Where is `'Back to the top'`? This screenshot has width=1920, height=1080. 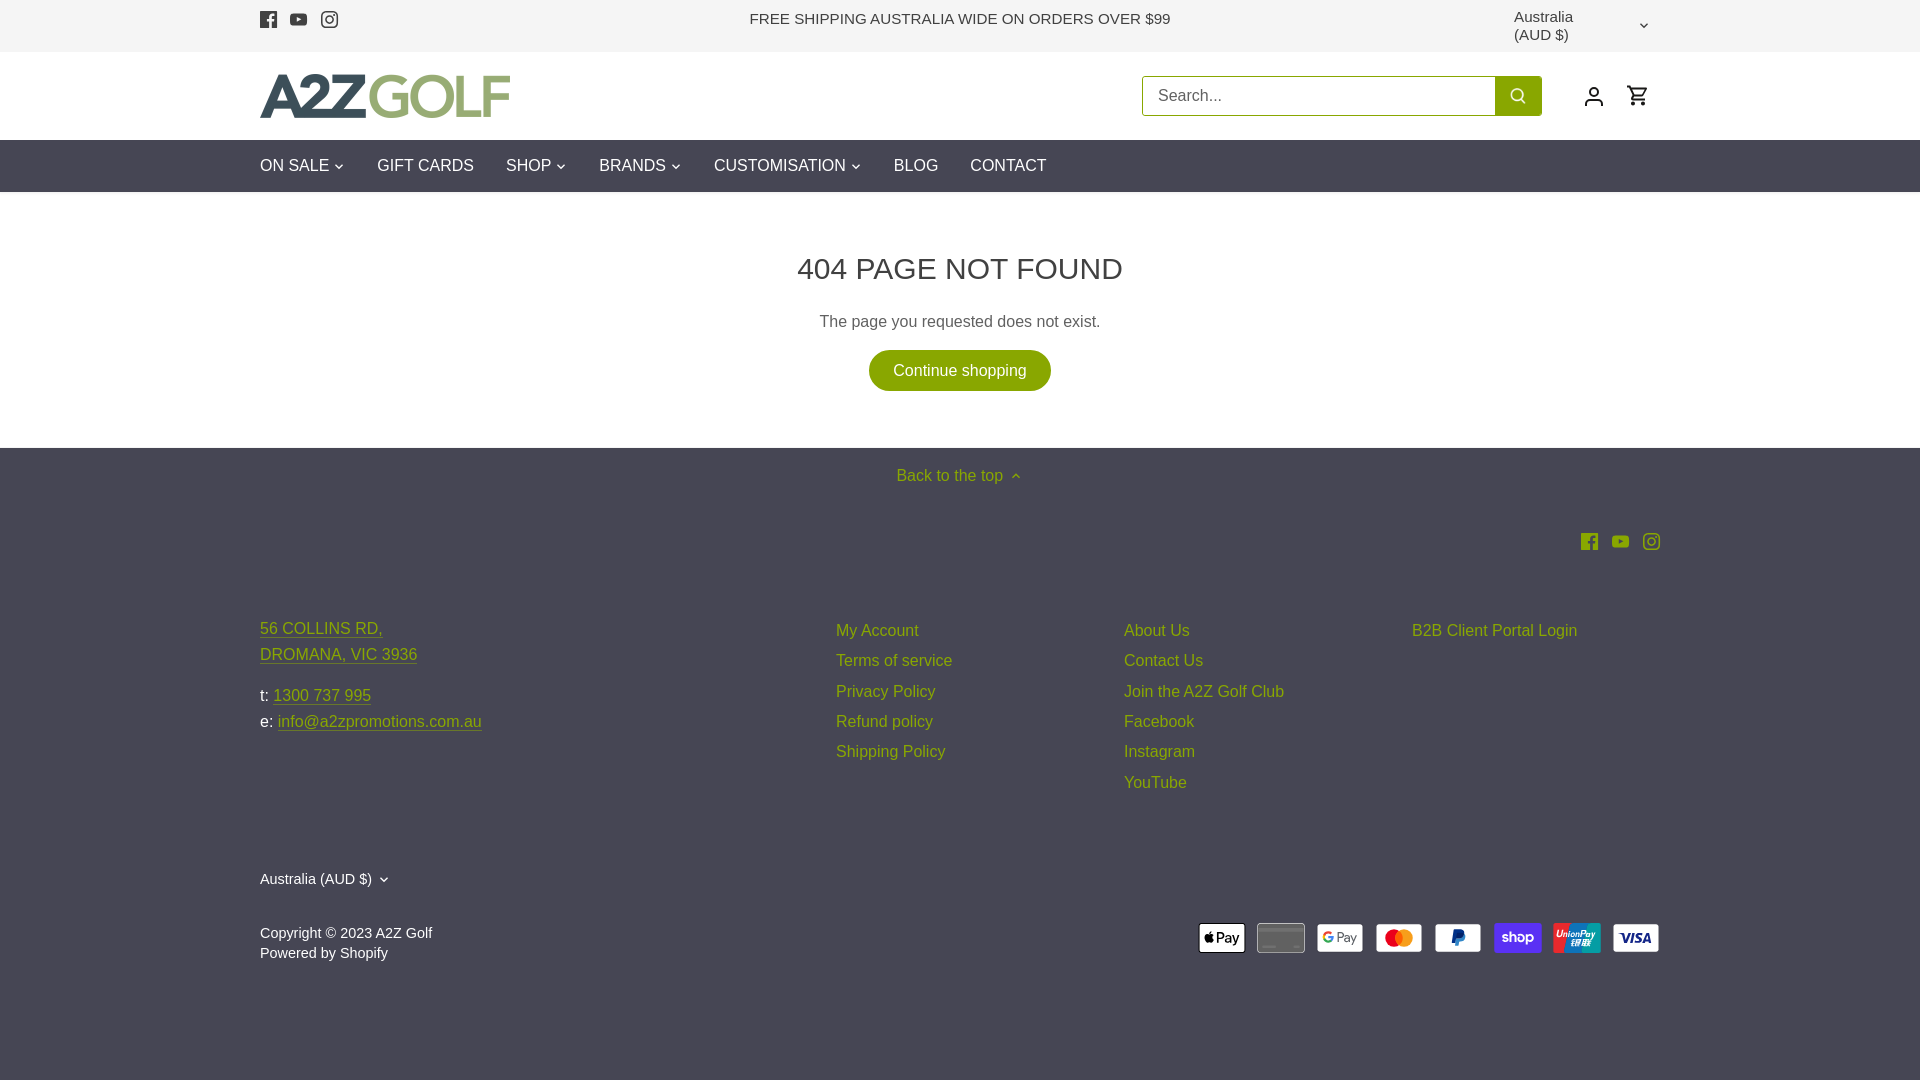
'Back to the top' is located at coordinates (958, 475).